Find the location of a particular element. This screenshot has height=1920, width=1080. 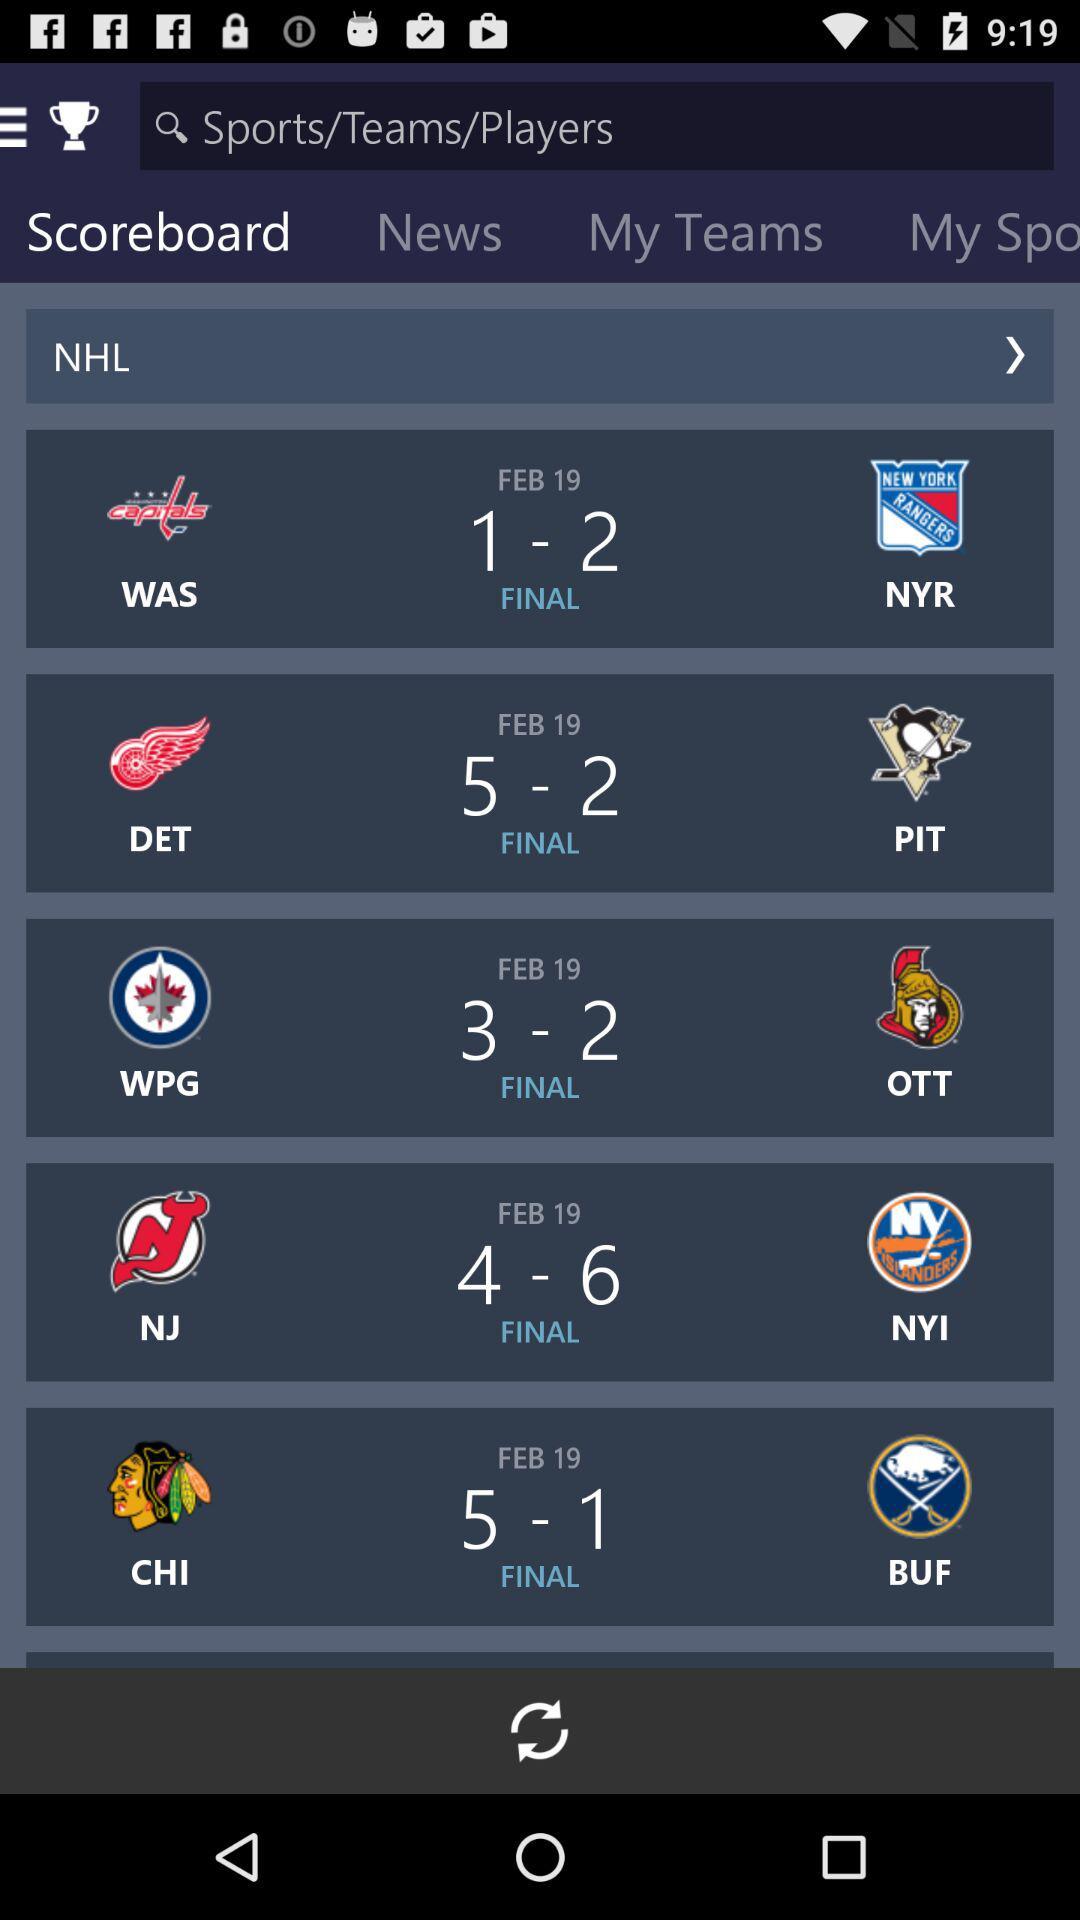

the item below chi item is located at coordinates (540, 1730).